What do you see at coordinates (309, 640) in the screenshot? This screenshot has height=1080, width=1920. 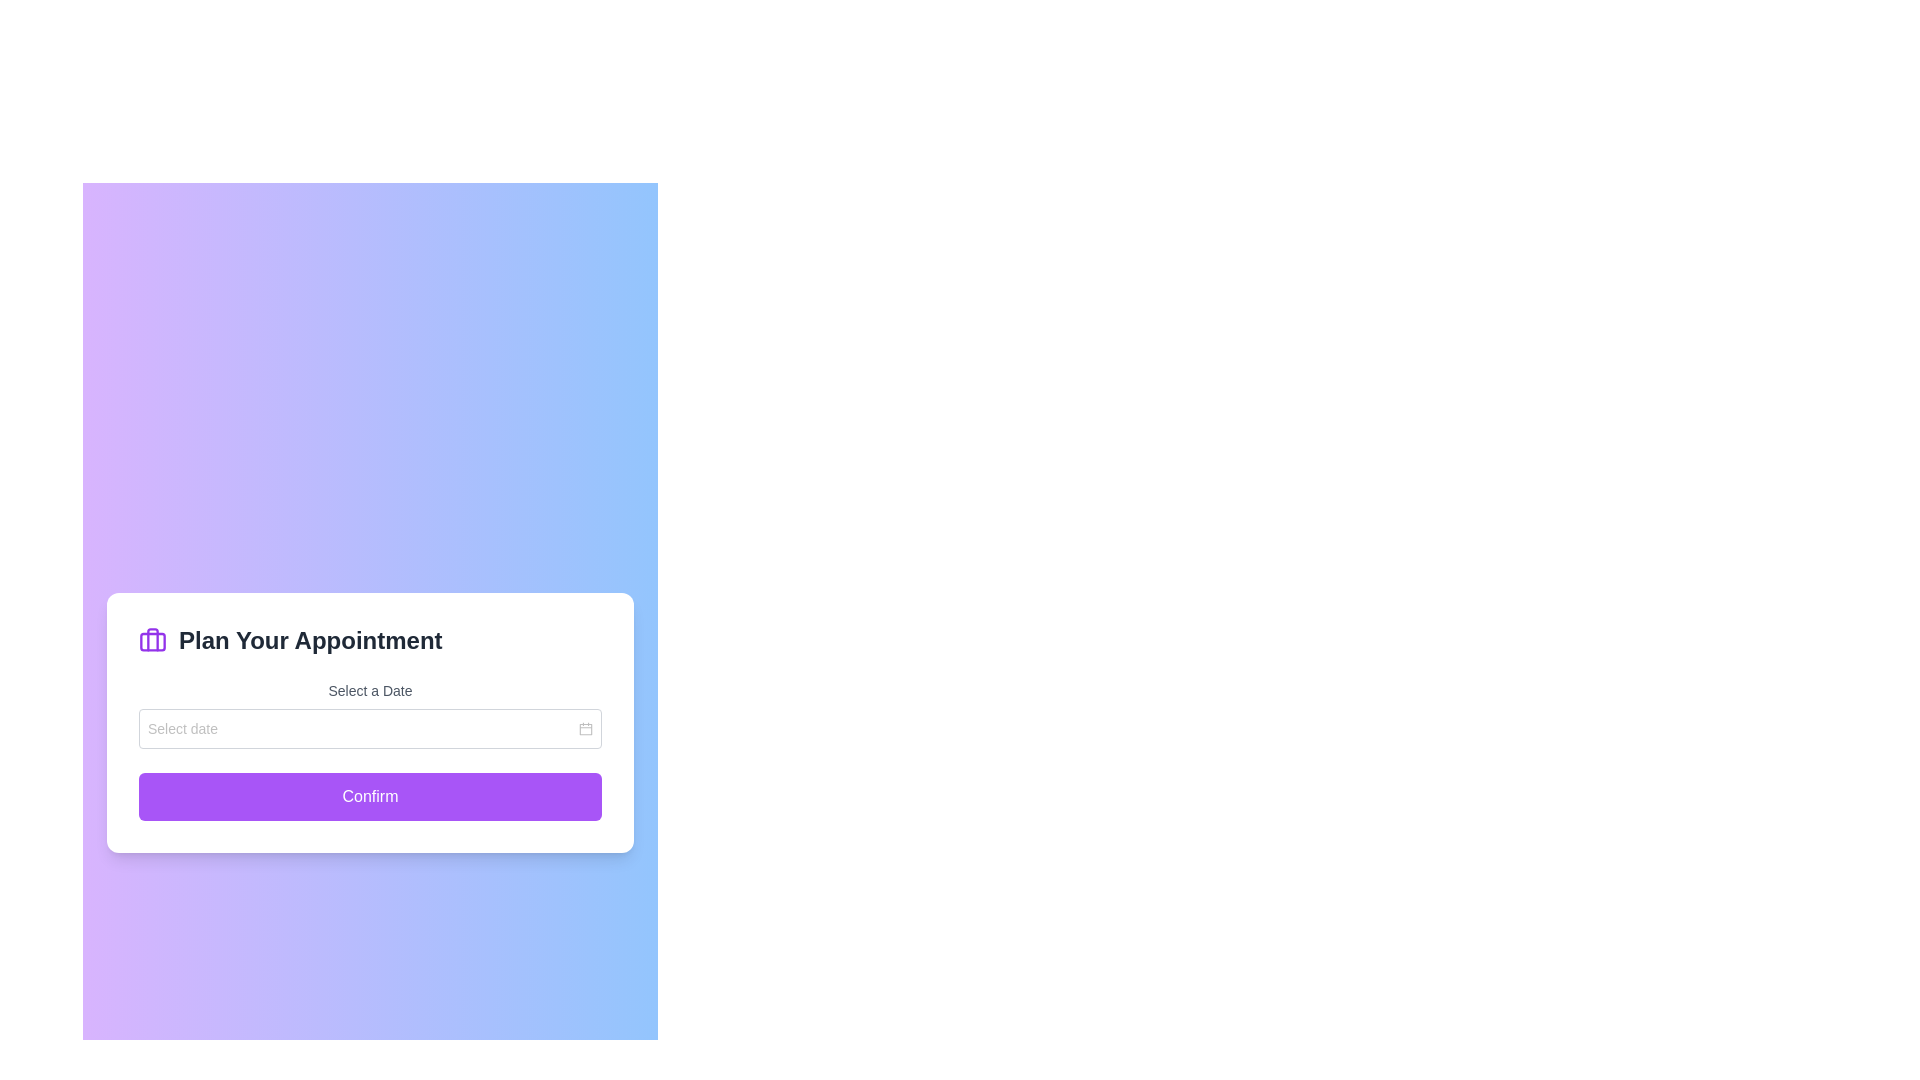 I see `the title or heading text for the appointment scheduling section, which is located near the top-center of a white box, next to a purple briefcase icon` at bounding box center [309, 640].